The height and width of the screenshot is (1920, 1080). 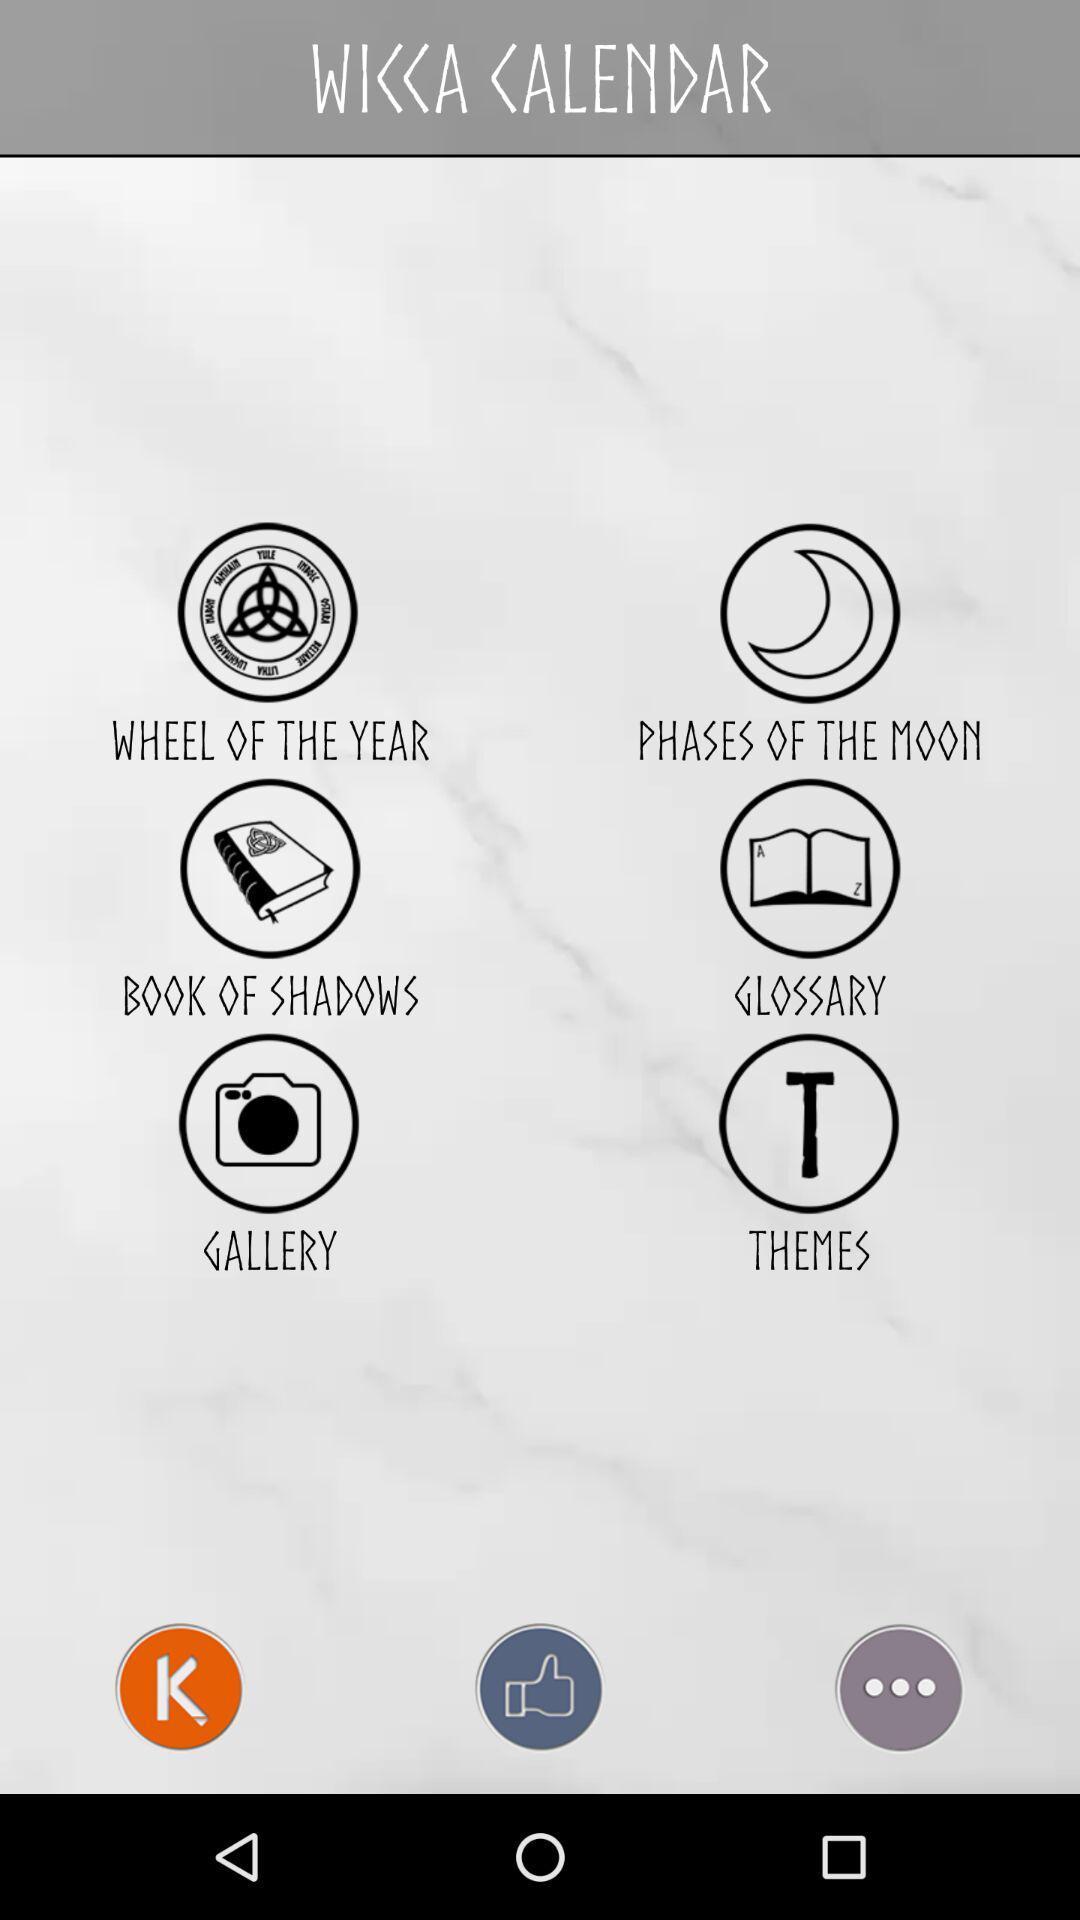 I want to click on thumbs up, so click(x=540, y=1687).